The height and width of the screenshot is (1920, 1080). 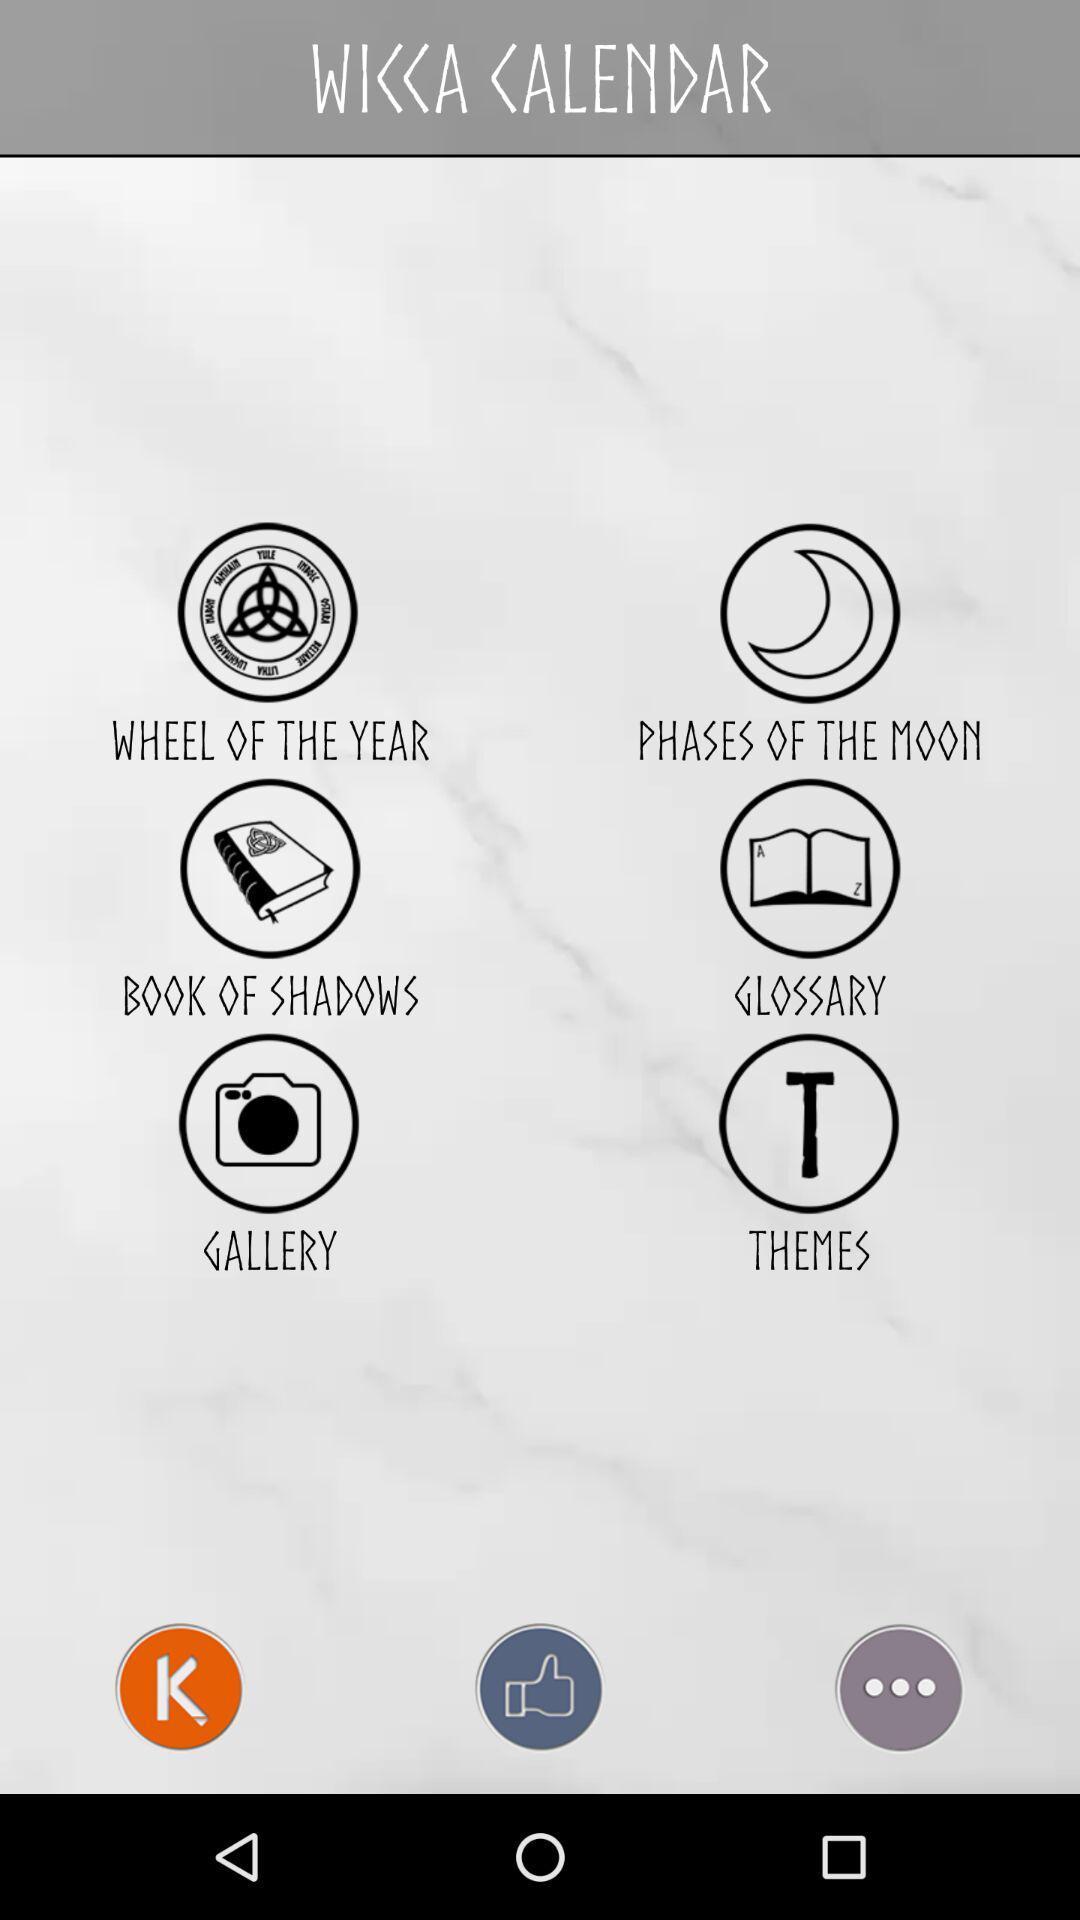 I want to click on thumbs up, so click(x=540, y=1687).